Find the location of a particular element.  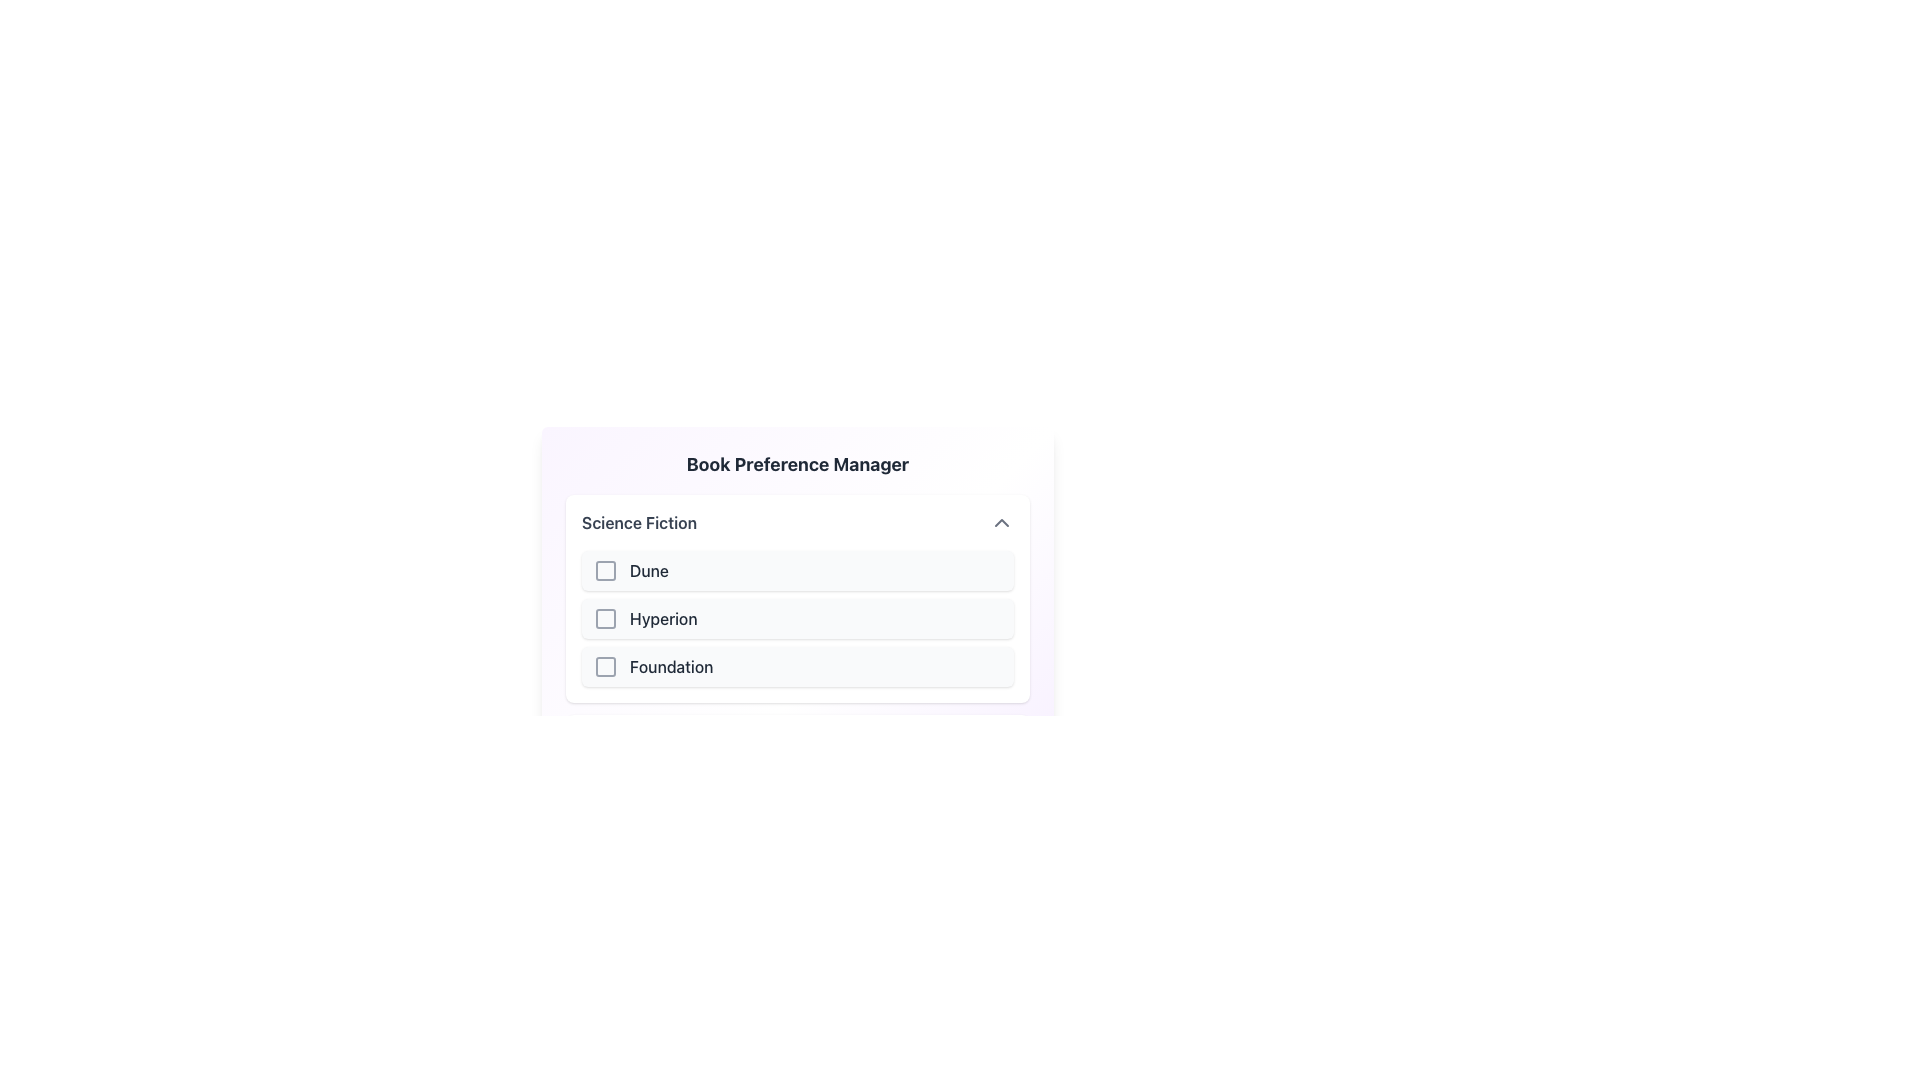

the chevron-up icon button styled with a gray stroke located at the right end of the 'Science Fiction' section is located at coordinates (1002, 522).